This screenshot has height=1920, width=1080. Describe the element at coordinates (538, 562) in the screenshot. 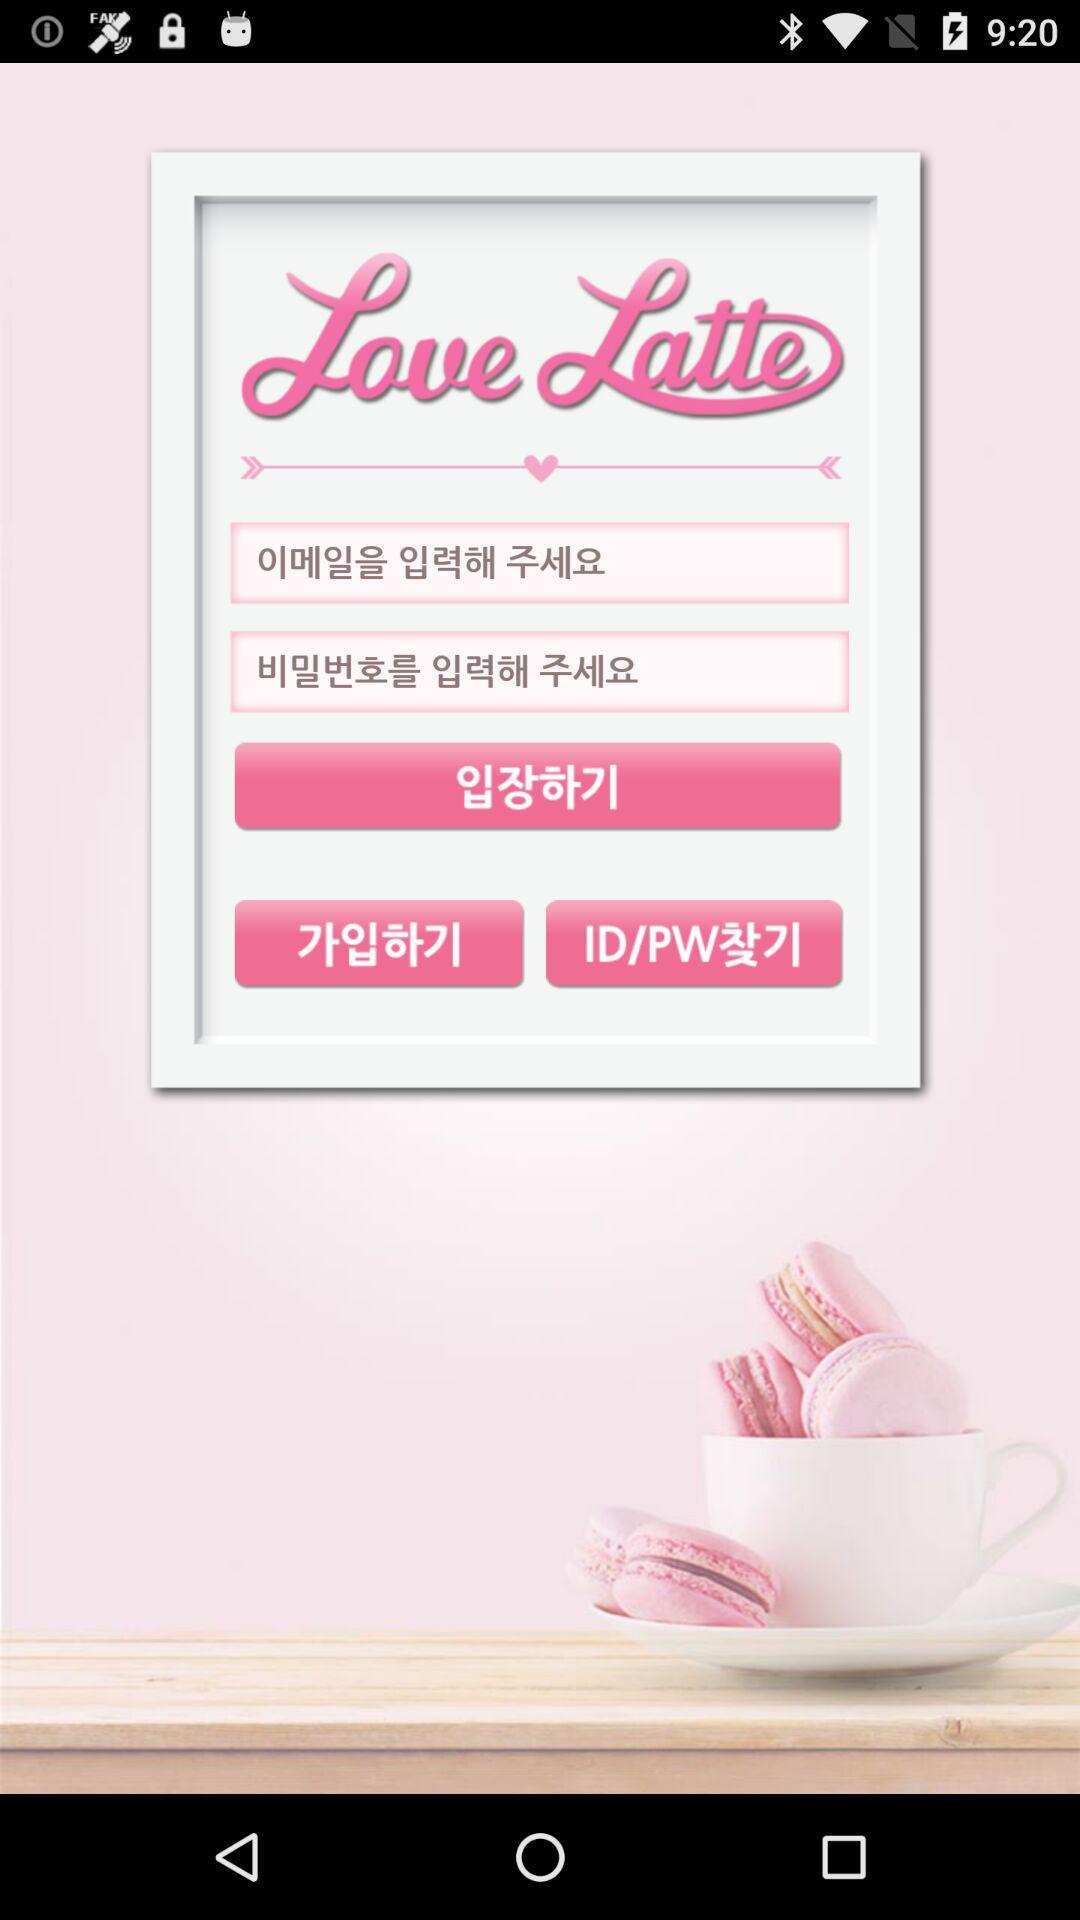

I see `username` at that location.